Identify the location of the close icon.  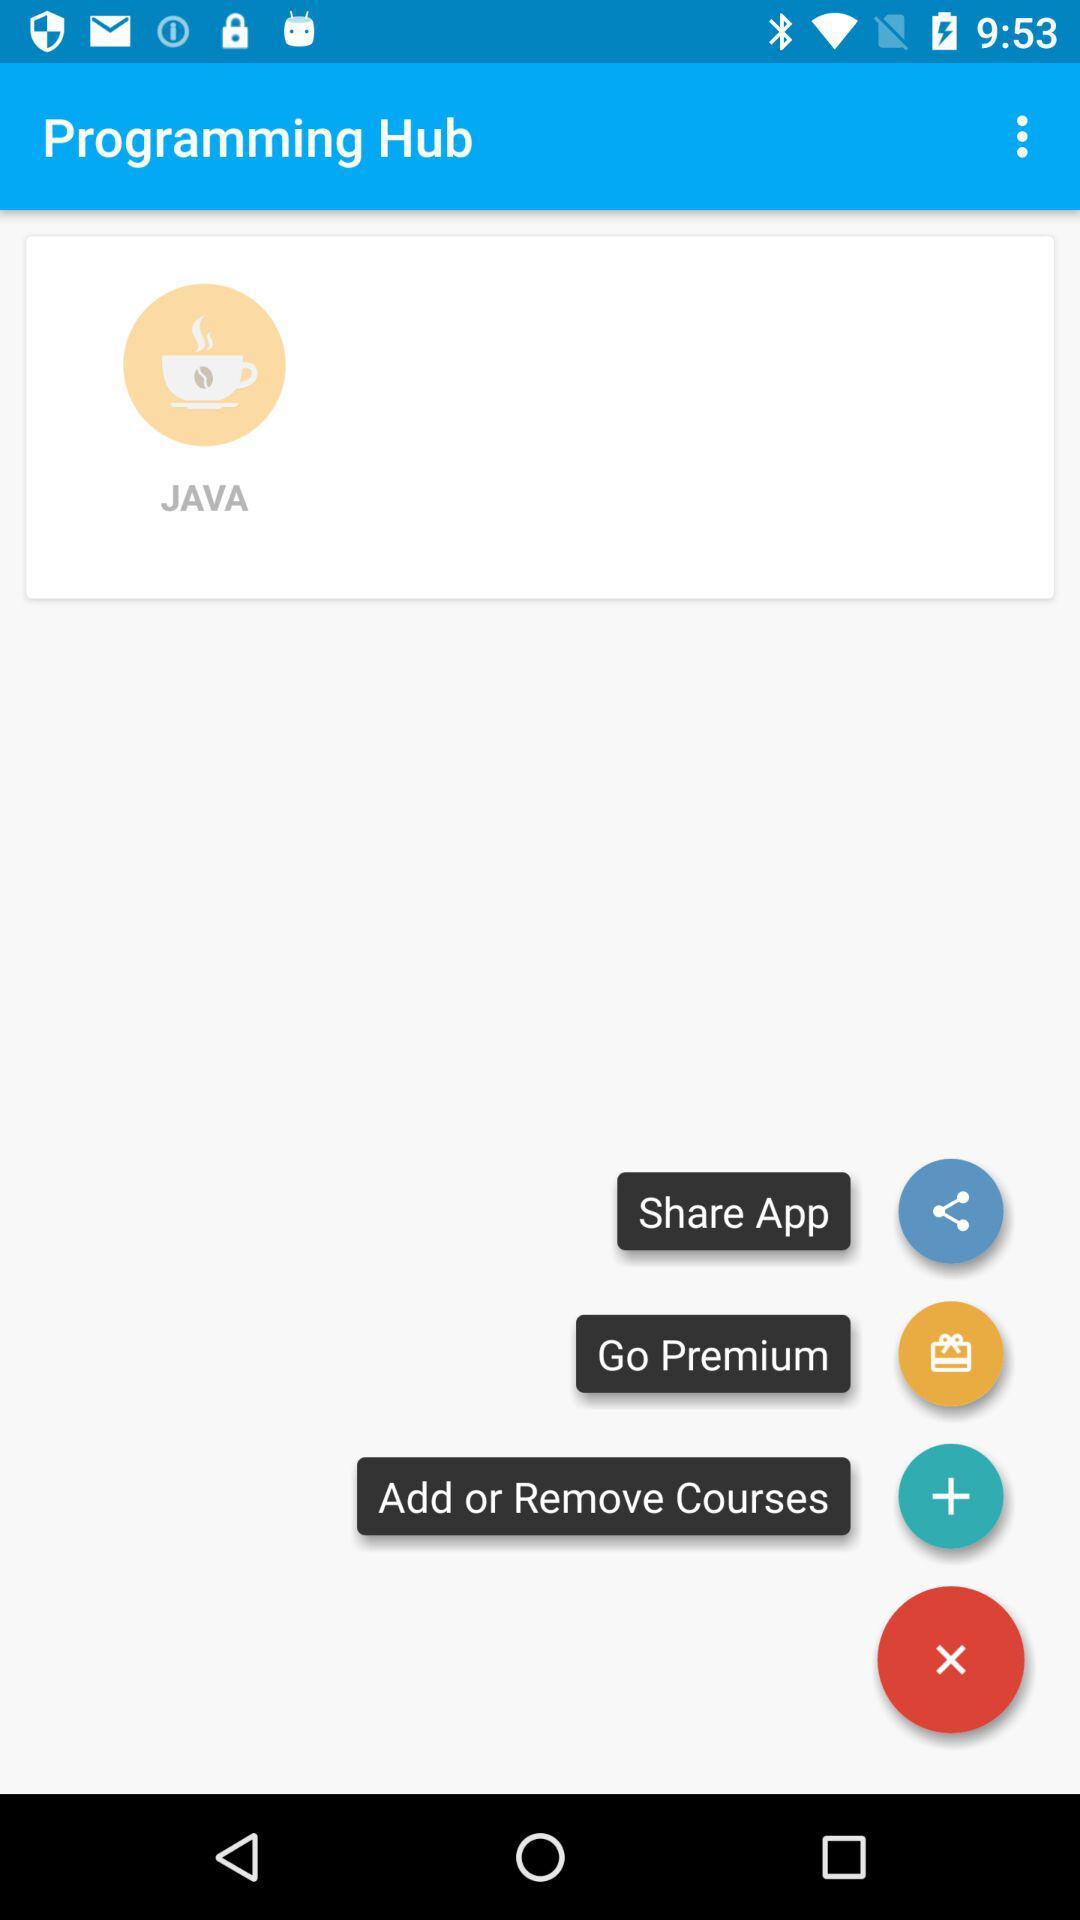
(950, 1659).